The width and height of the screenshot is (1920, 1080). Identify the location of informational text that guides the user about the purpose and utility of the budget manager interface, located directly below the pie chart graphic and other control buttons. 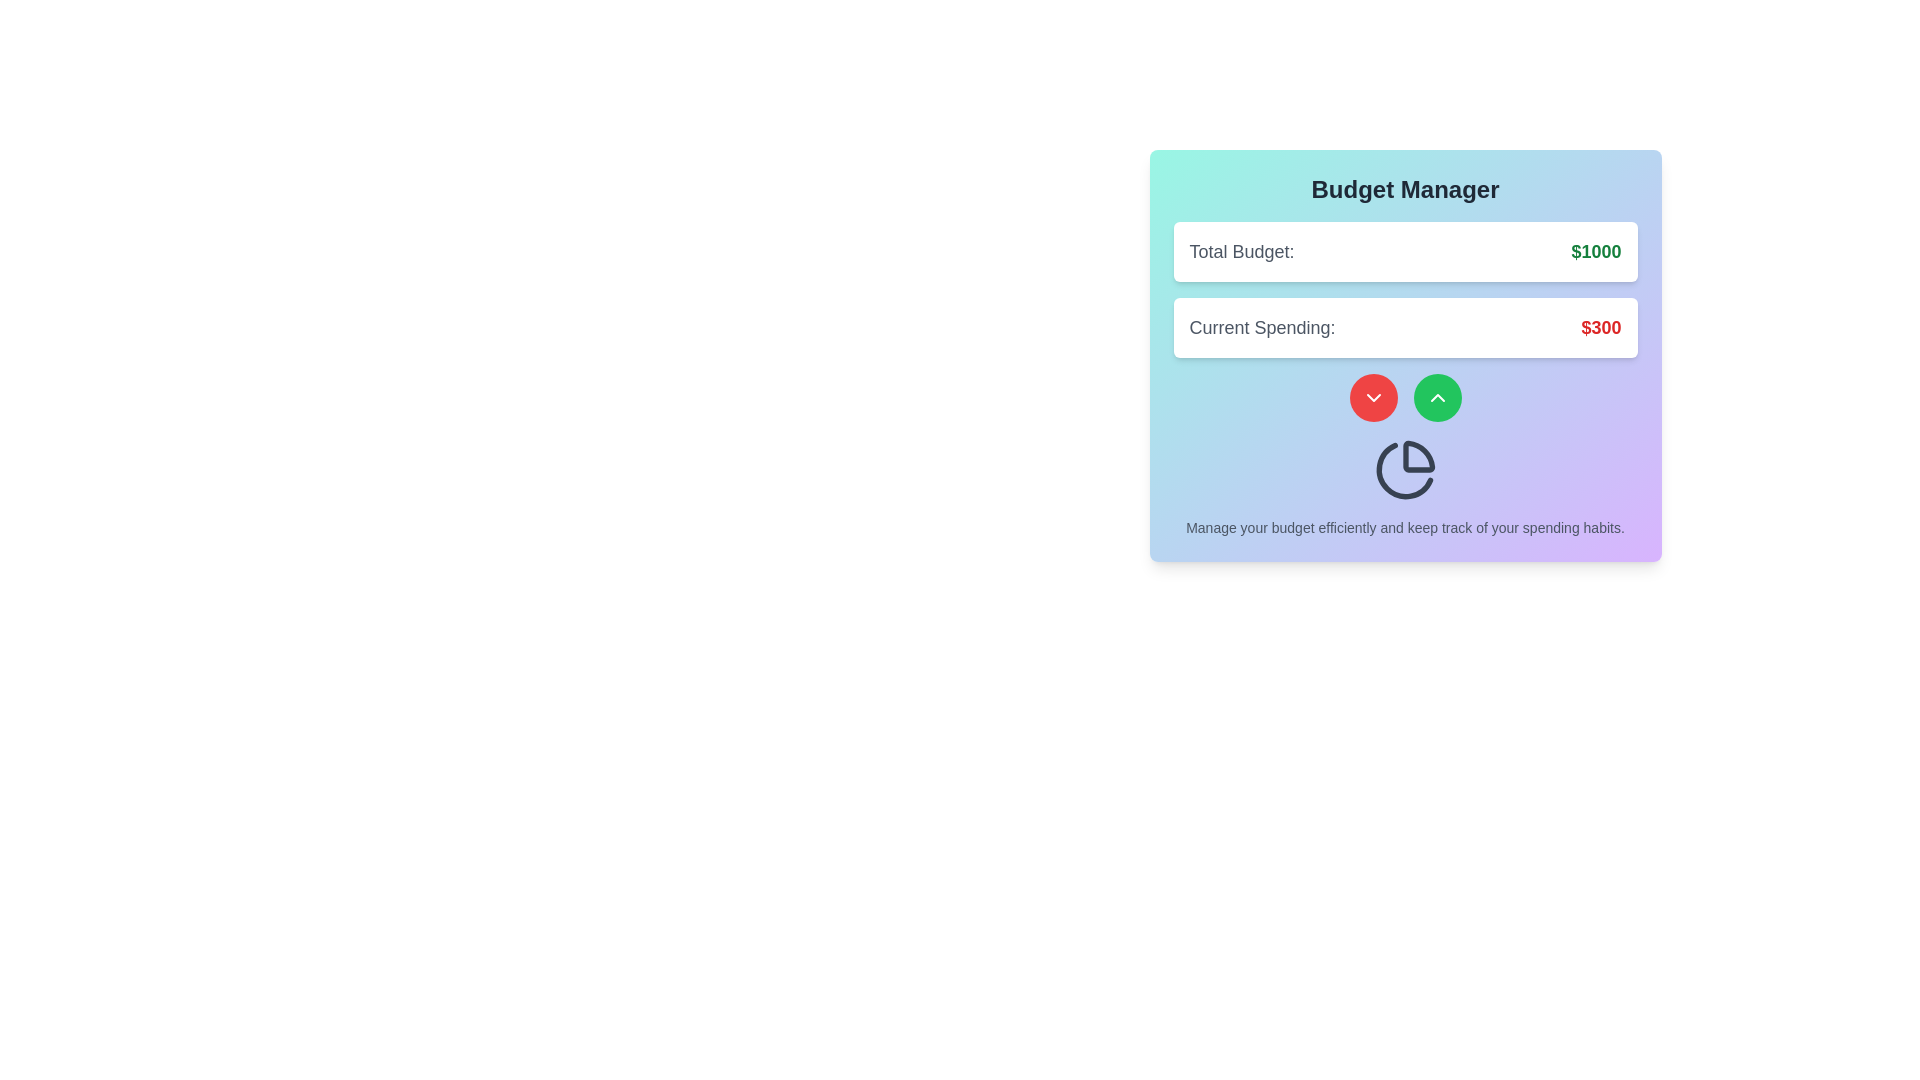
(1404, 527).